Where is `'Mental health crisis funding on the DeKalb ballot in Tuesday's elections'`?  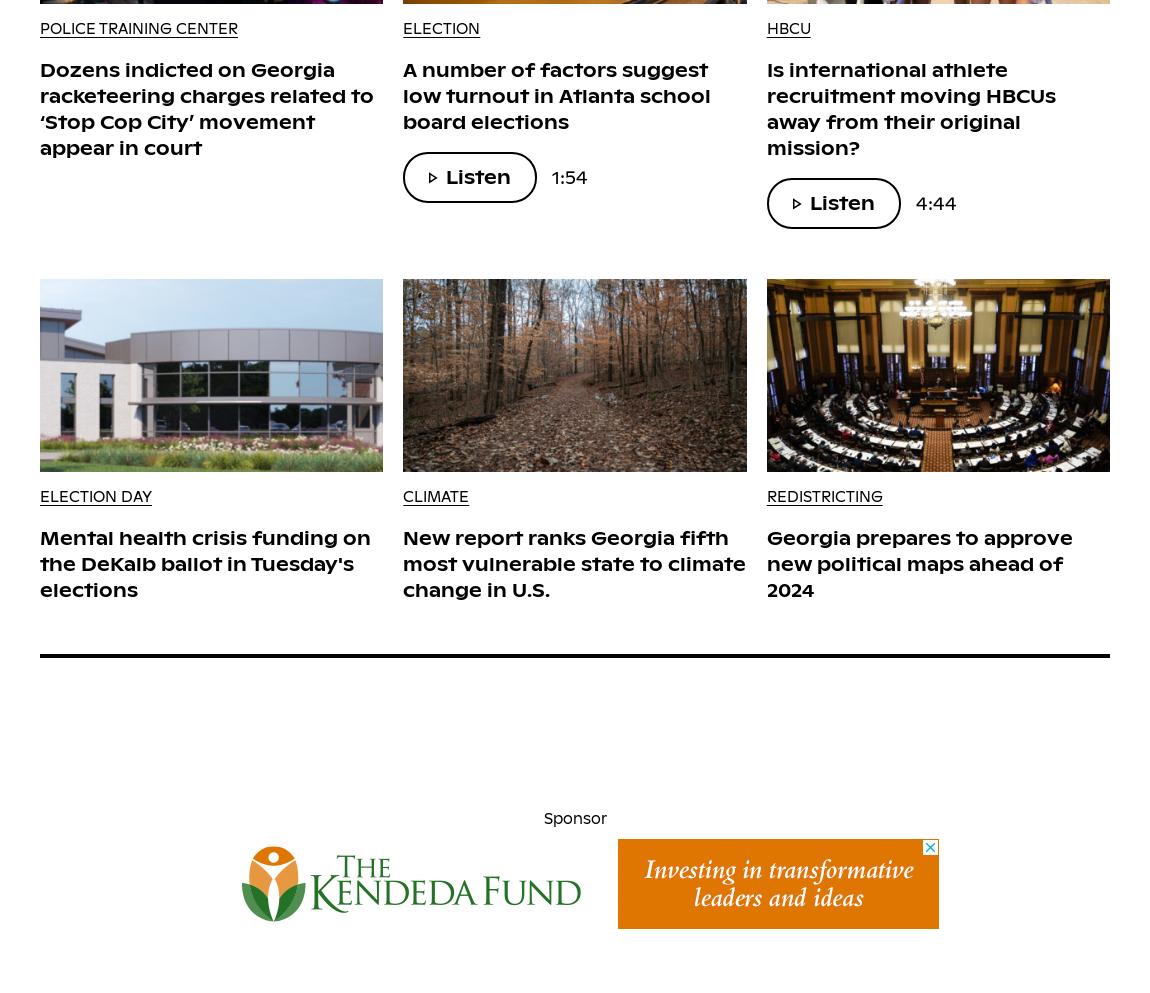 'Mental health crisis funding on the DeKalb ballot in Tuesday's elections' is located at coordinates (204, 563).